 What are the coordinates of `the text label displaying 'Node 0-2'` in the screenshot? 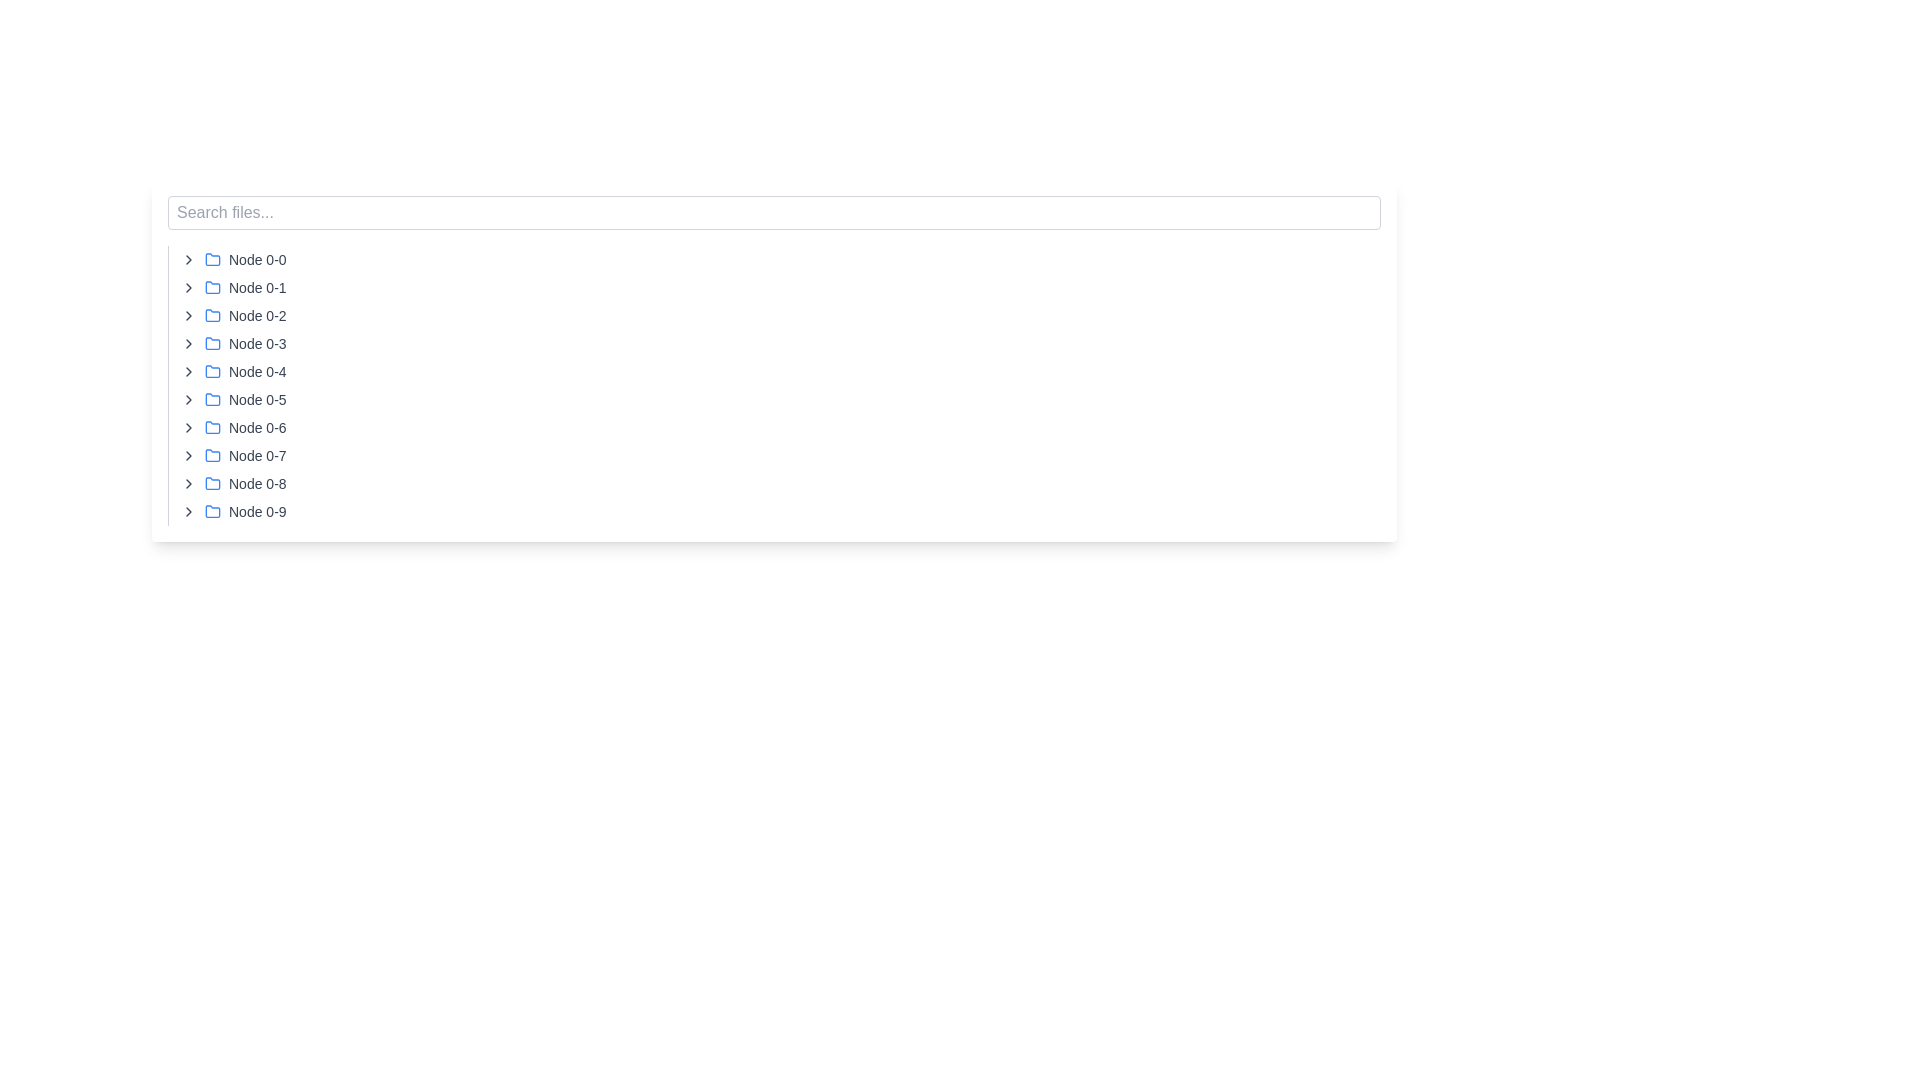 It's located at (256, 315).